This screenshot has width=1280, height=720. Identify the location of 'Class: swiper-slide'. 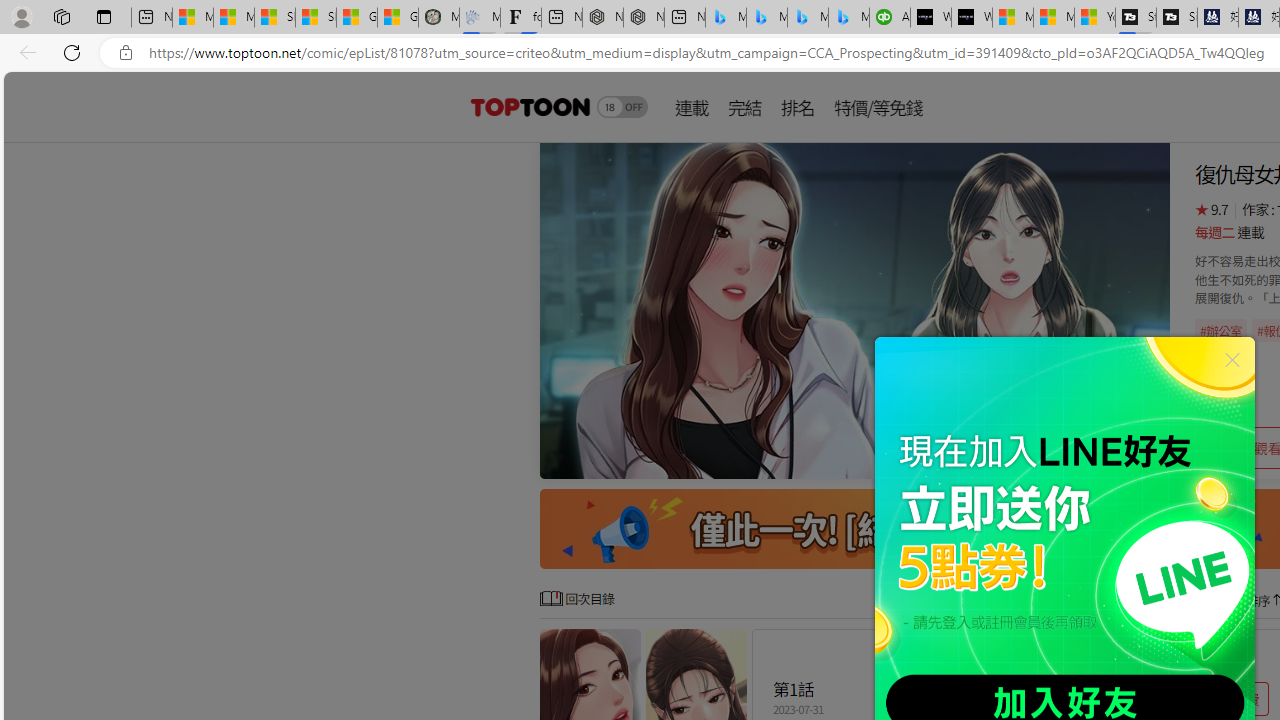
(855, 311).